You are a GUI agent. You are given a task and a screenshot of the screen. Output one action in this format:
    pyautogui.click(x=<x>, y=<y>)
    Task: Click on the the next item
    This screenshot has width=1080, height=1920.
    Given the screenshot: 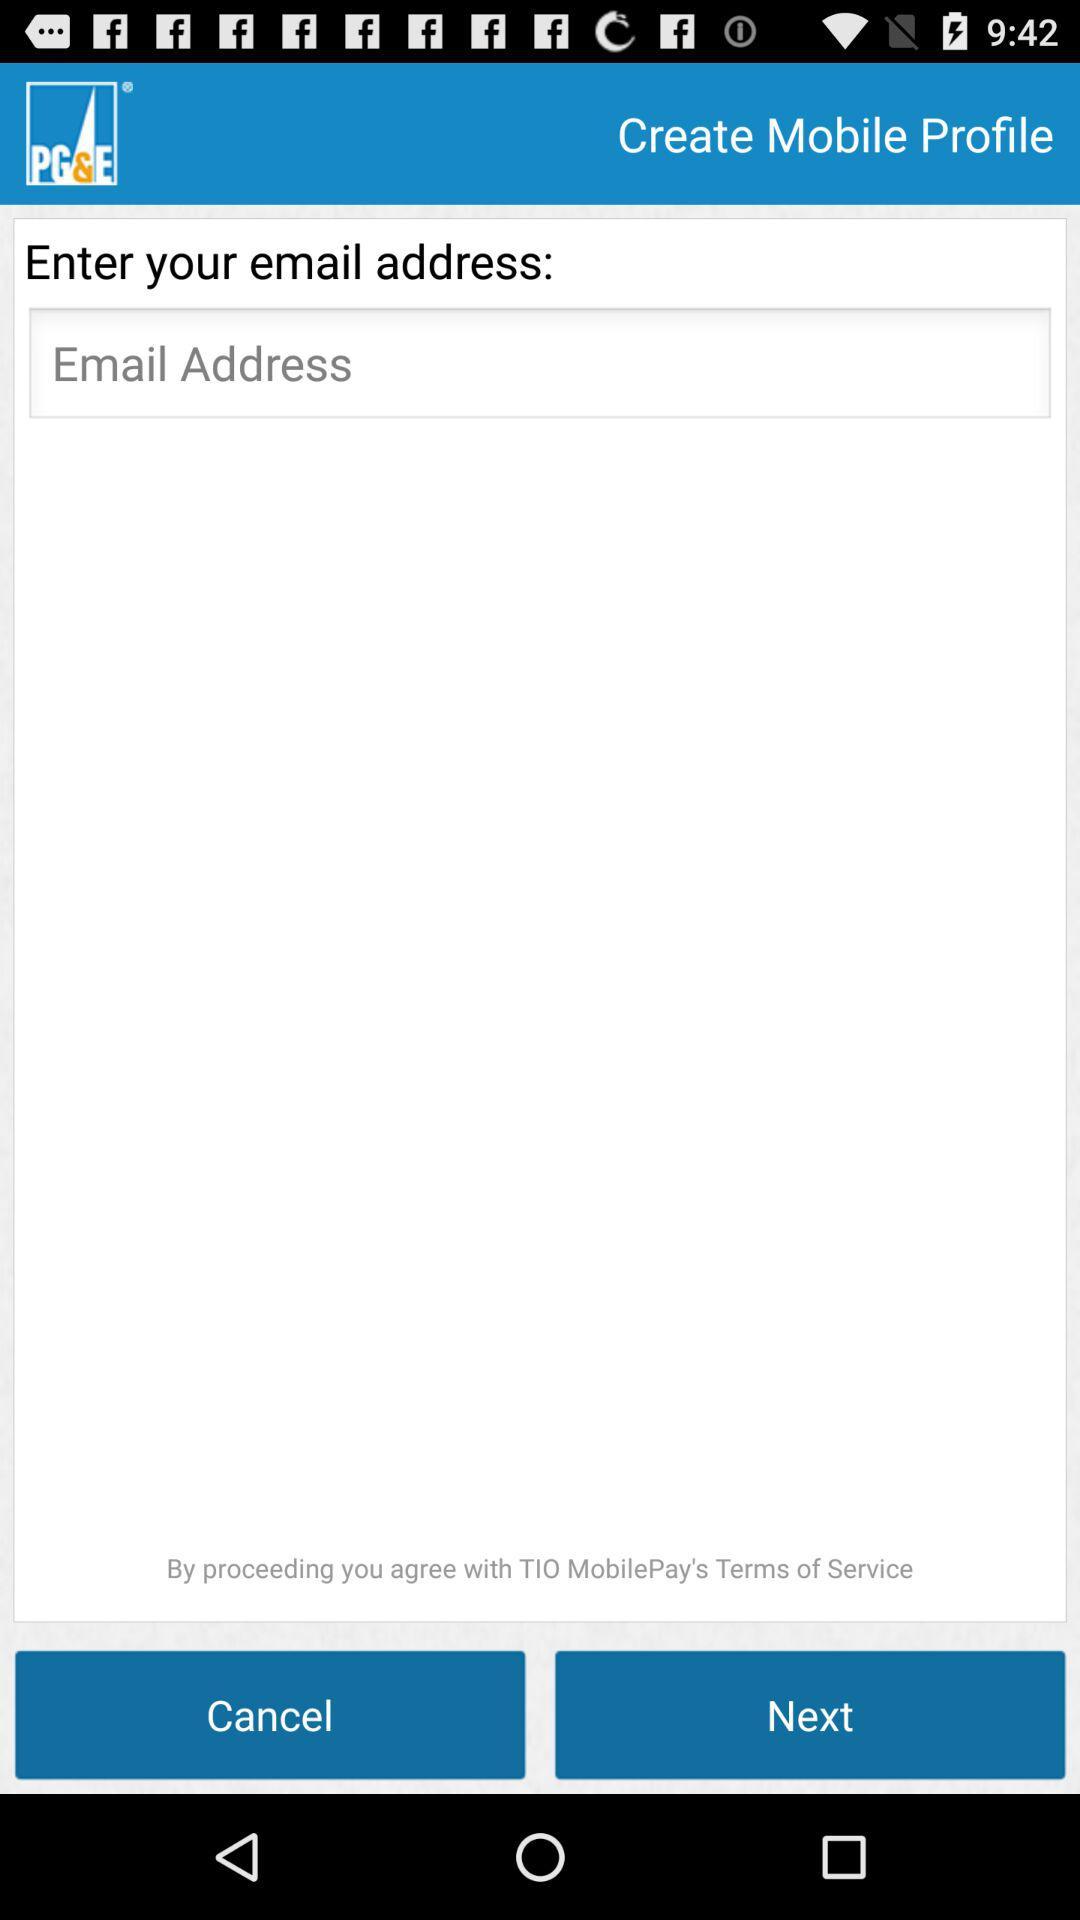 What is the action you would take?
    pyautogui.click(x=810, y=1713)
    